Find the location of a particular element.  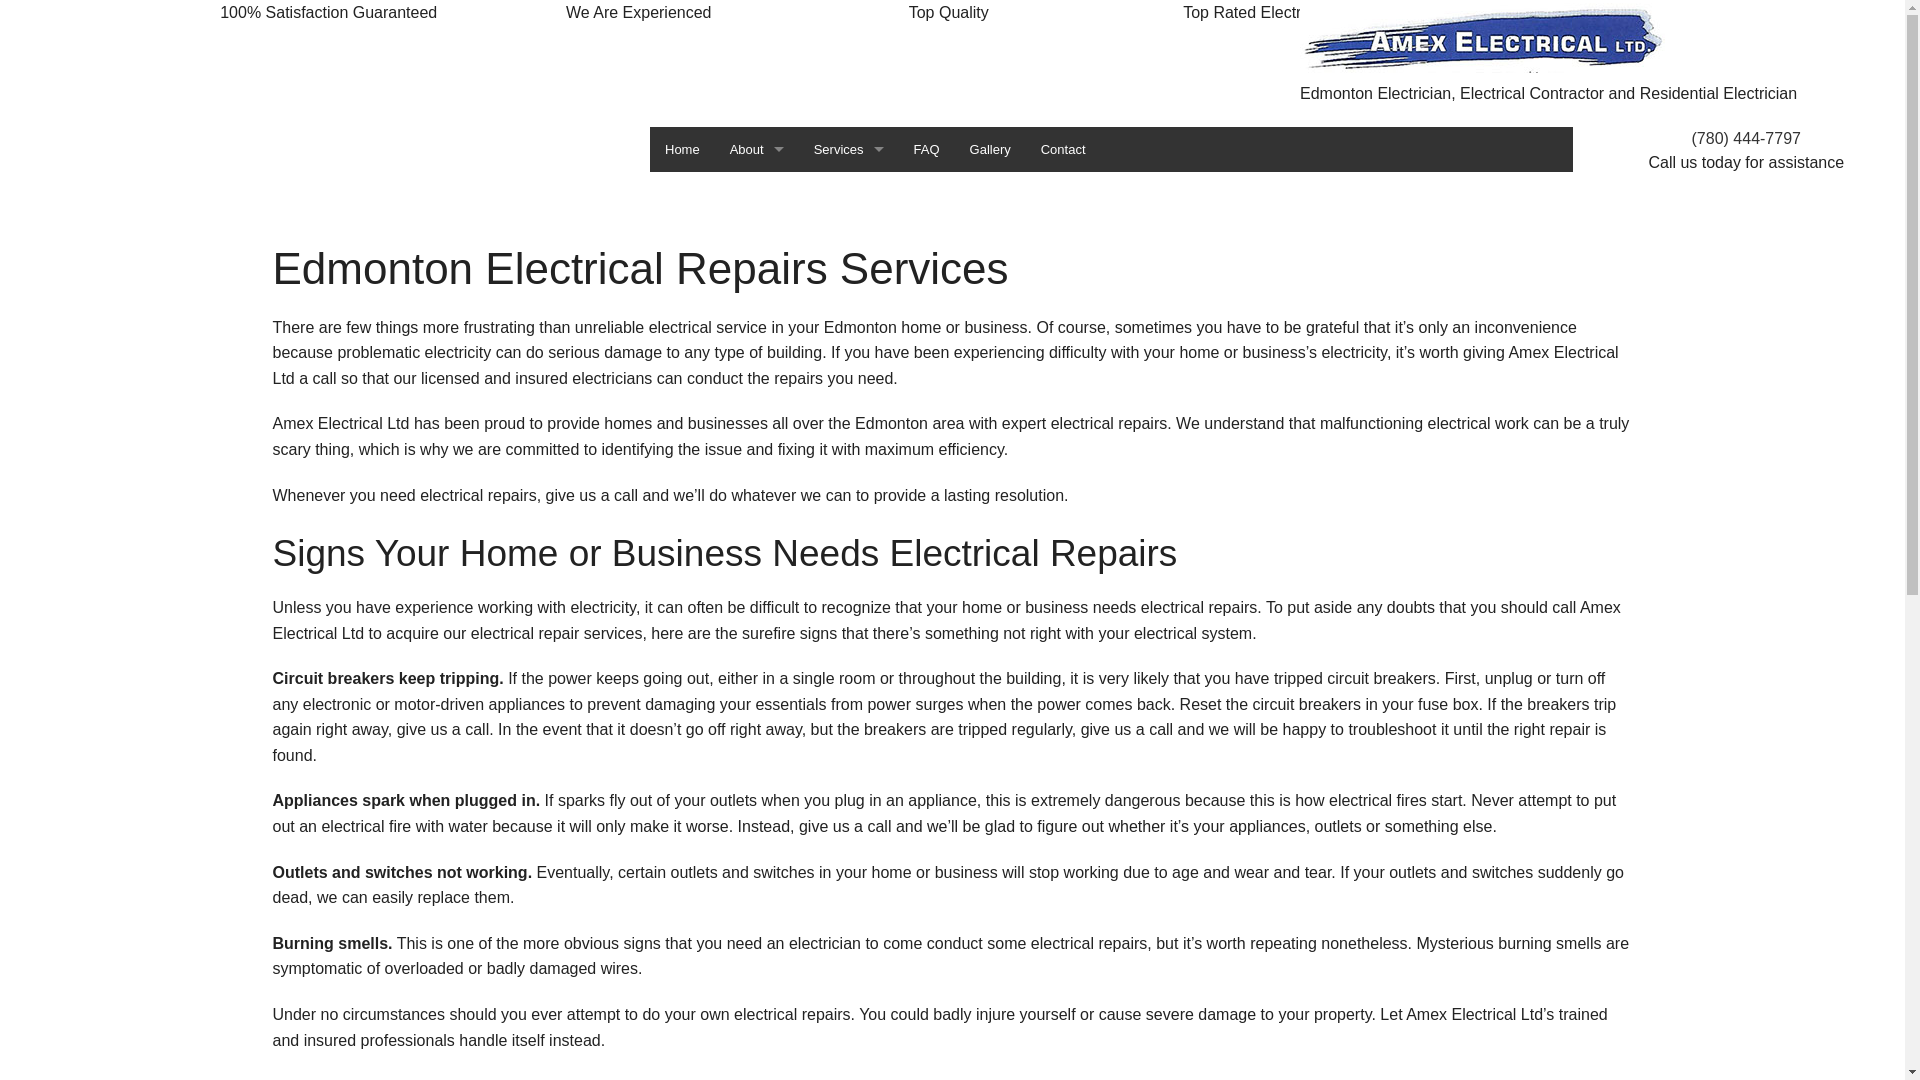

'Testimonials' is located at coordinates (756, 238).